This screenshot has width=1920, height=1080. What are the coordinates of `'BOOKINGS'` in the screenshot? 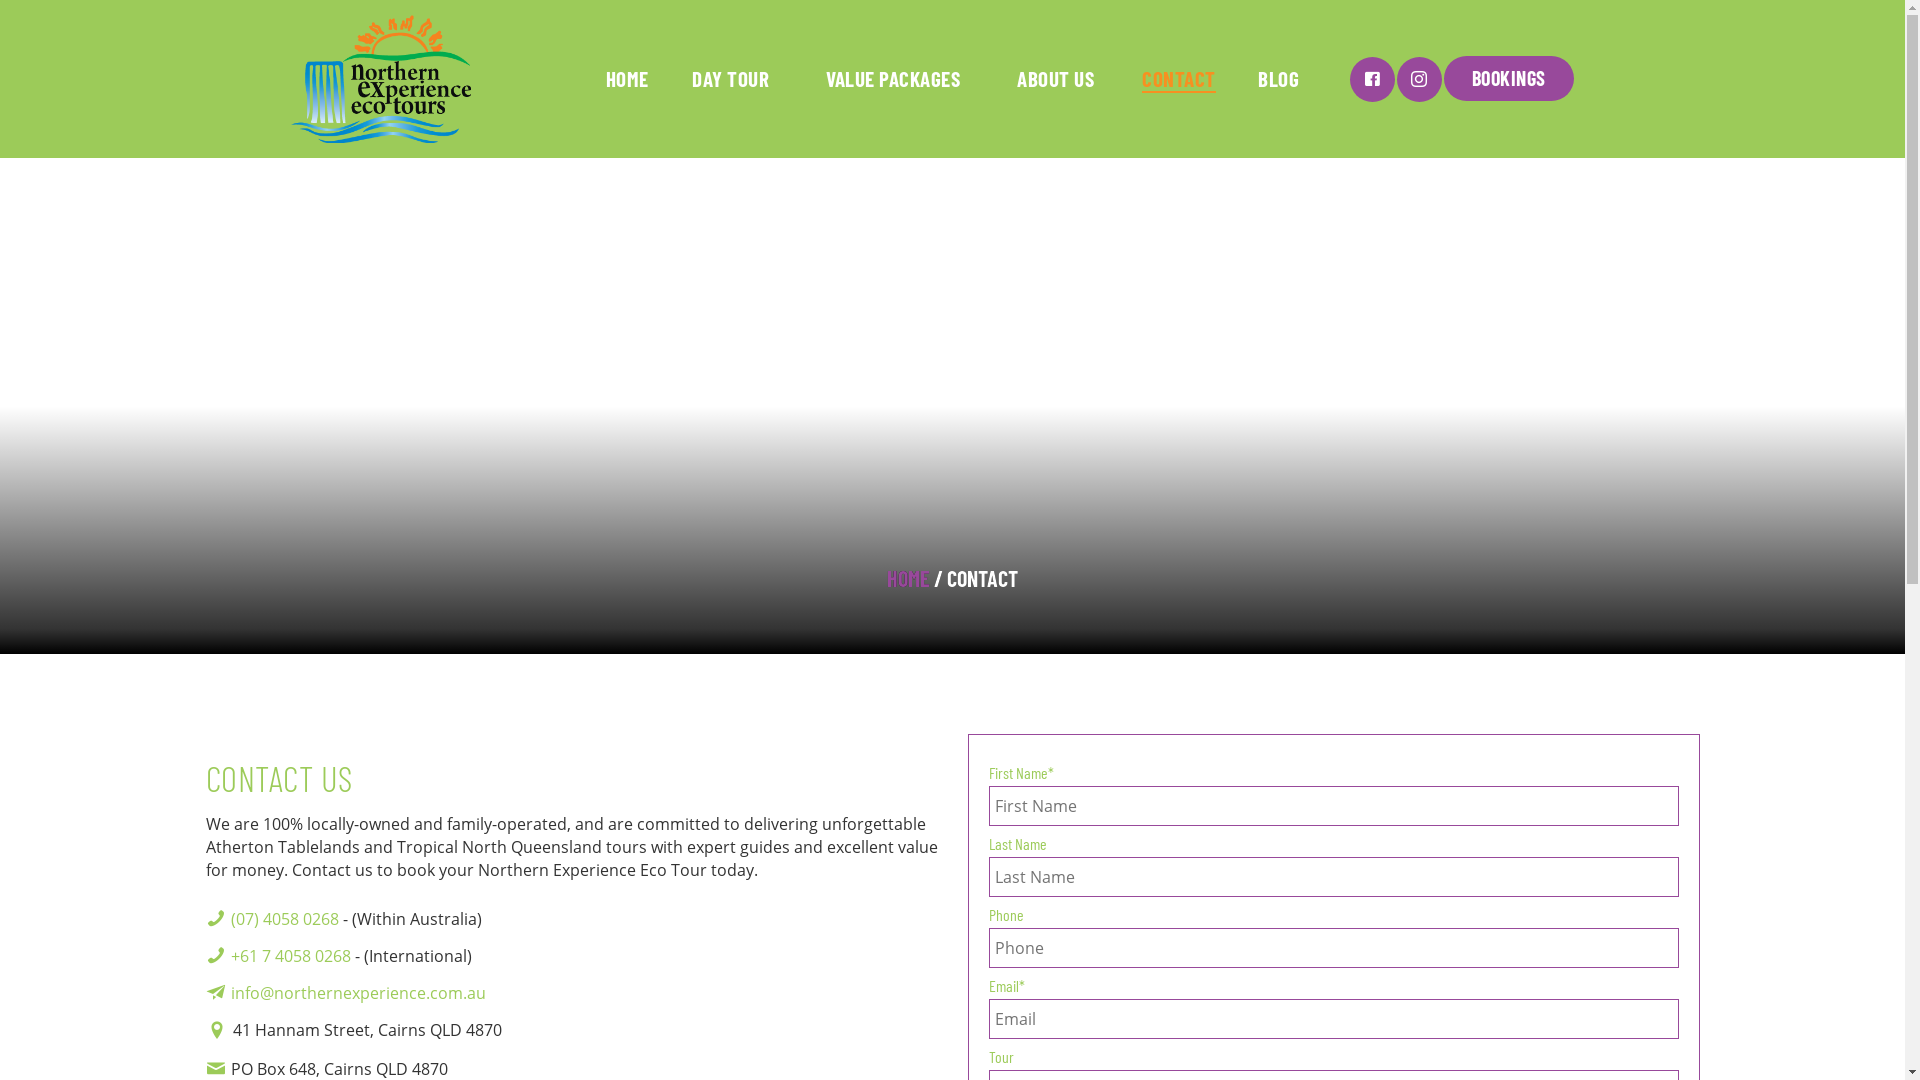 It's located at (1508, 77).